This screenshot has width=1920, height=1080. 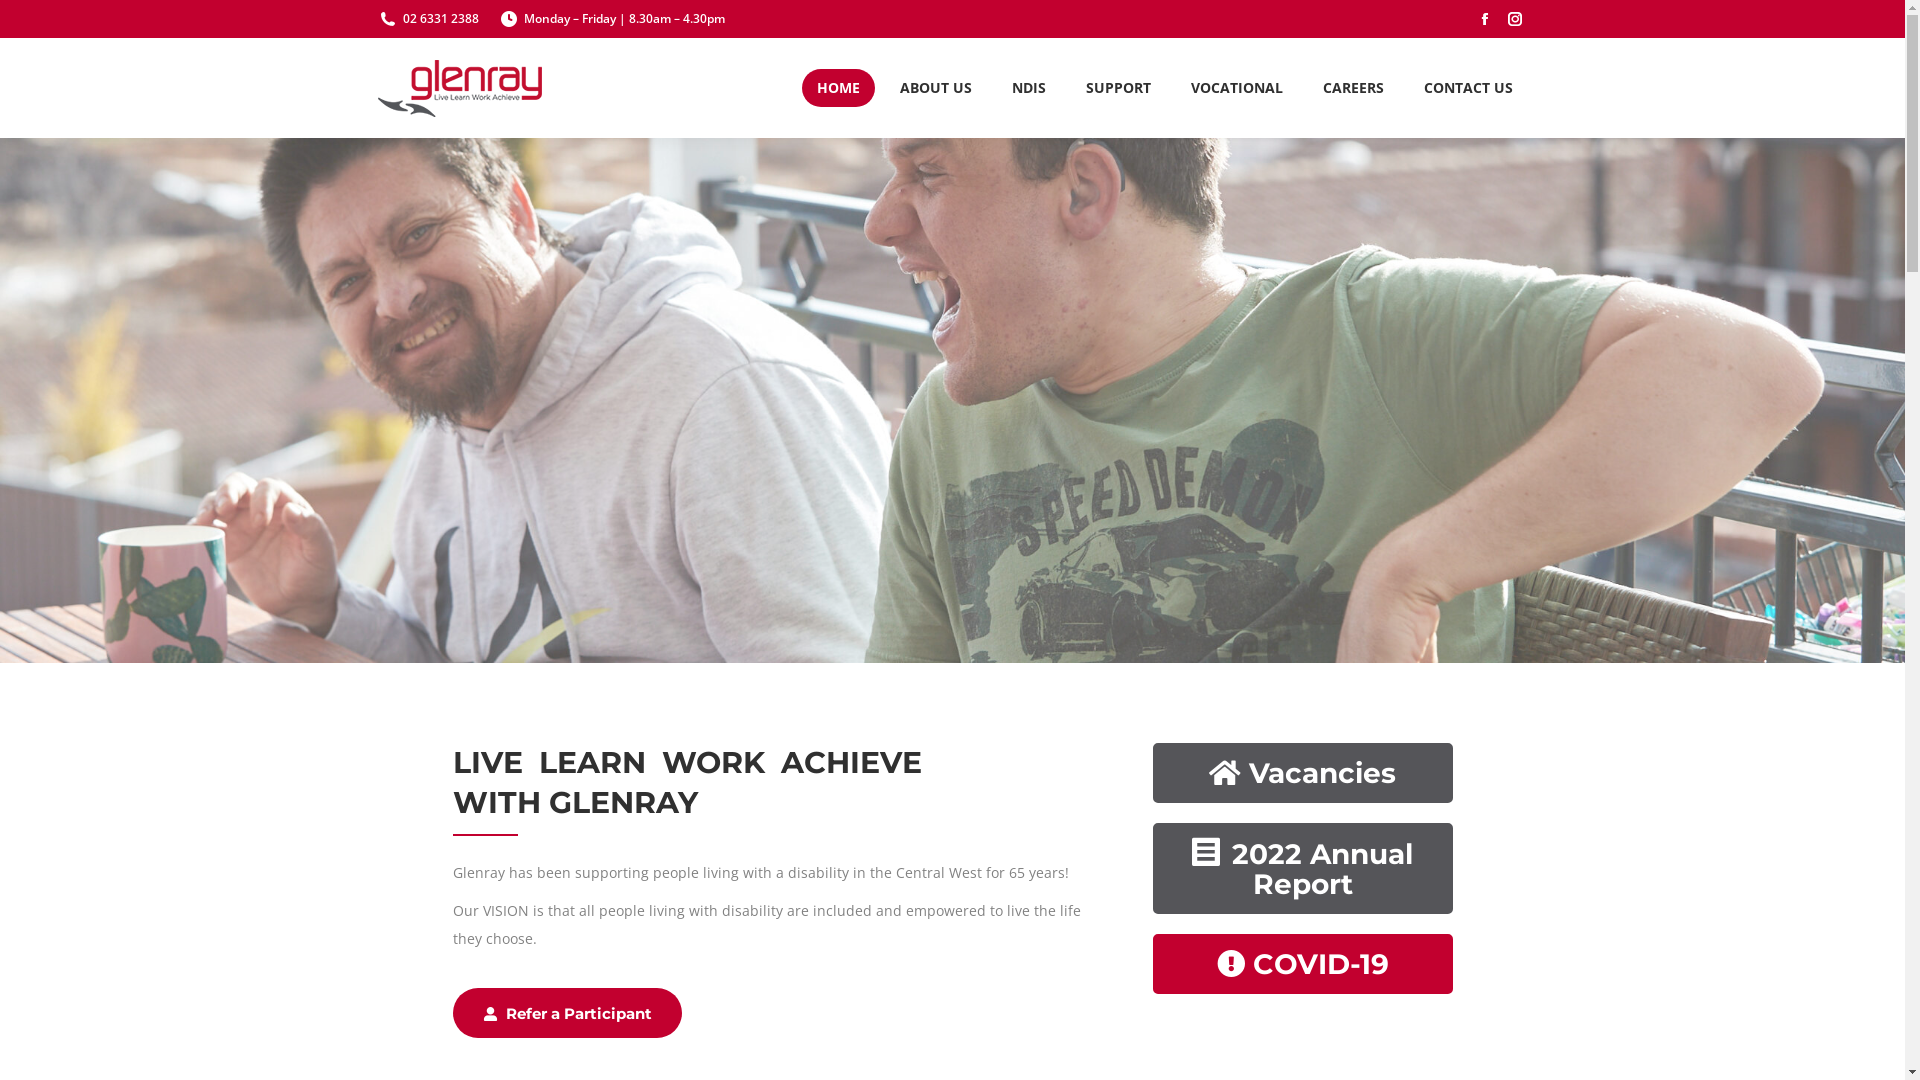 What do you see at coordinates (1027, 87) in the screenshot?
I see `'NDIS'` at bounding box center [1027, 87].